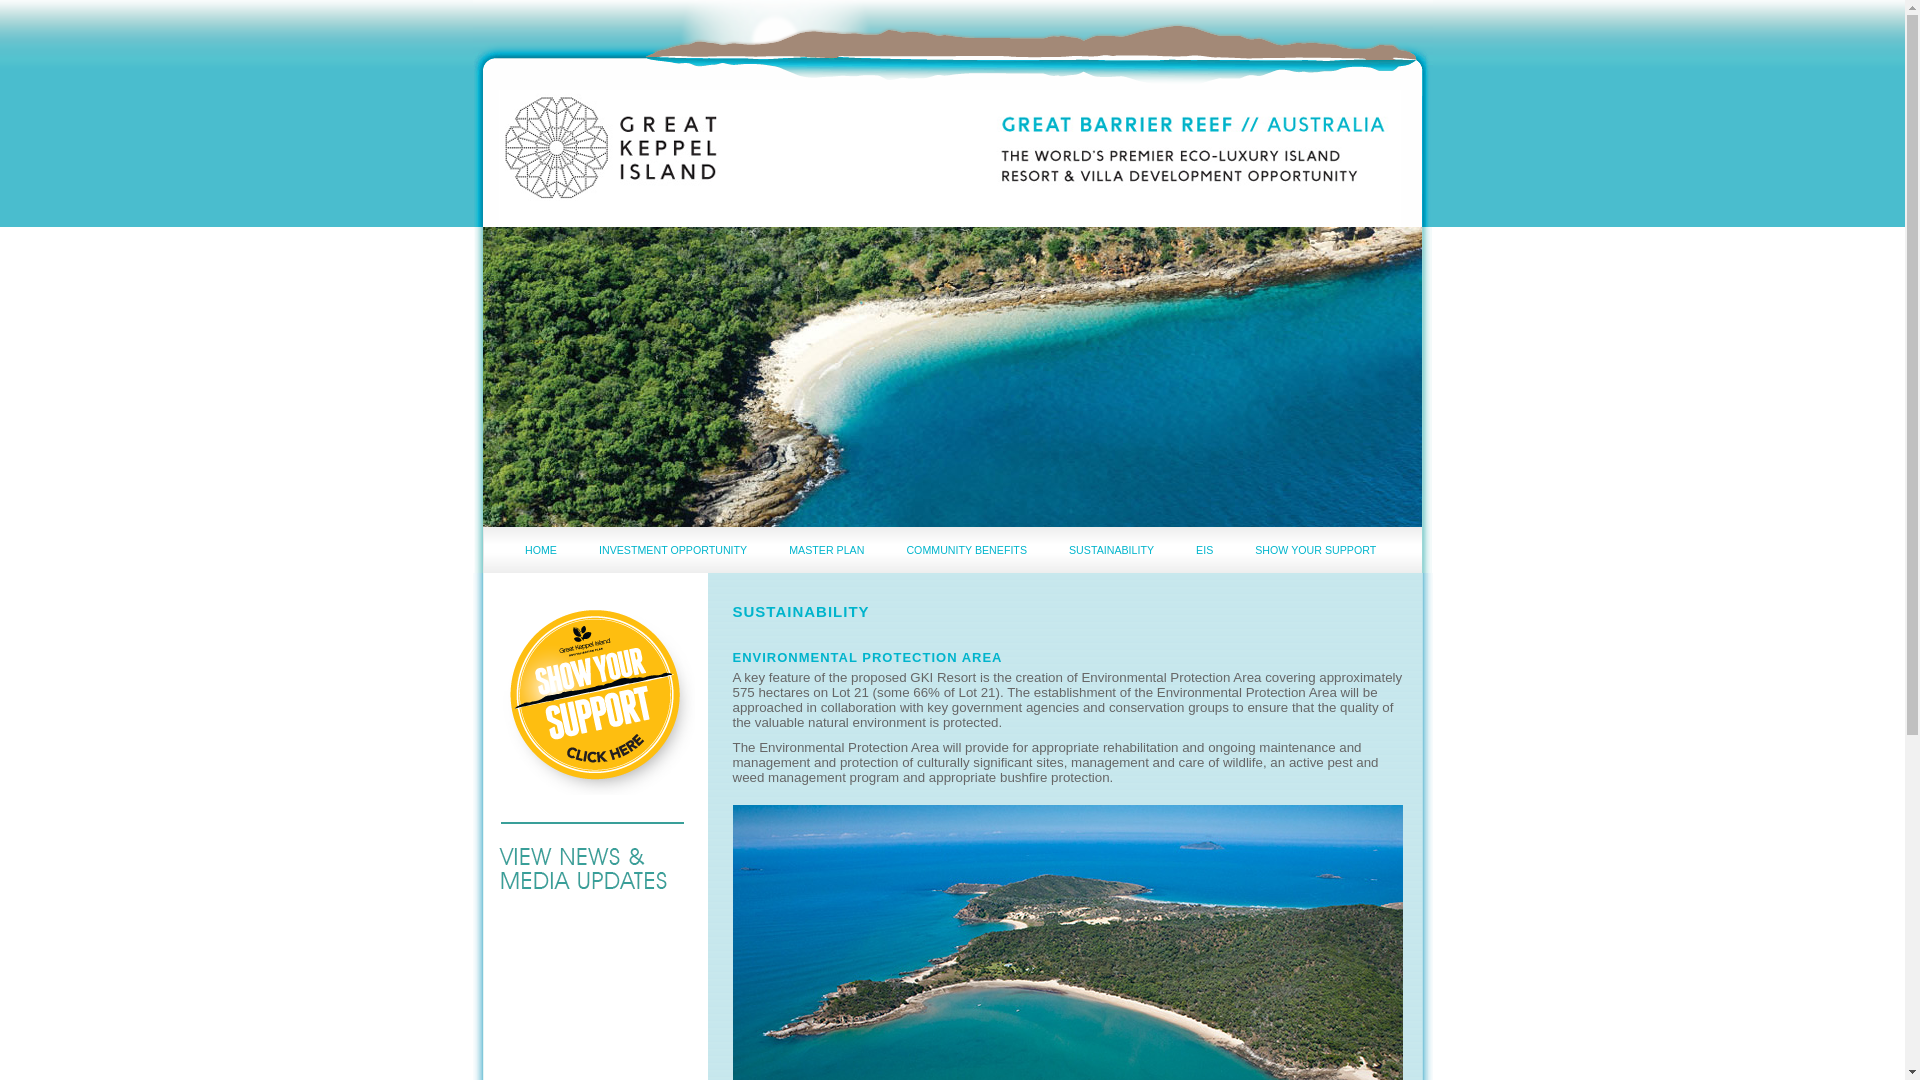  What do you see at coordinates (672, 550) in the screenshot?
I see `'INVESTMENT OPPORTUNITY'` at bounding box center [672, 550].